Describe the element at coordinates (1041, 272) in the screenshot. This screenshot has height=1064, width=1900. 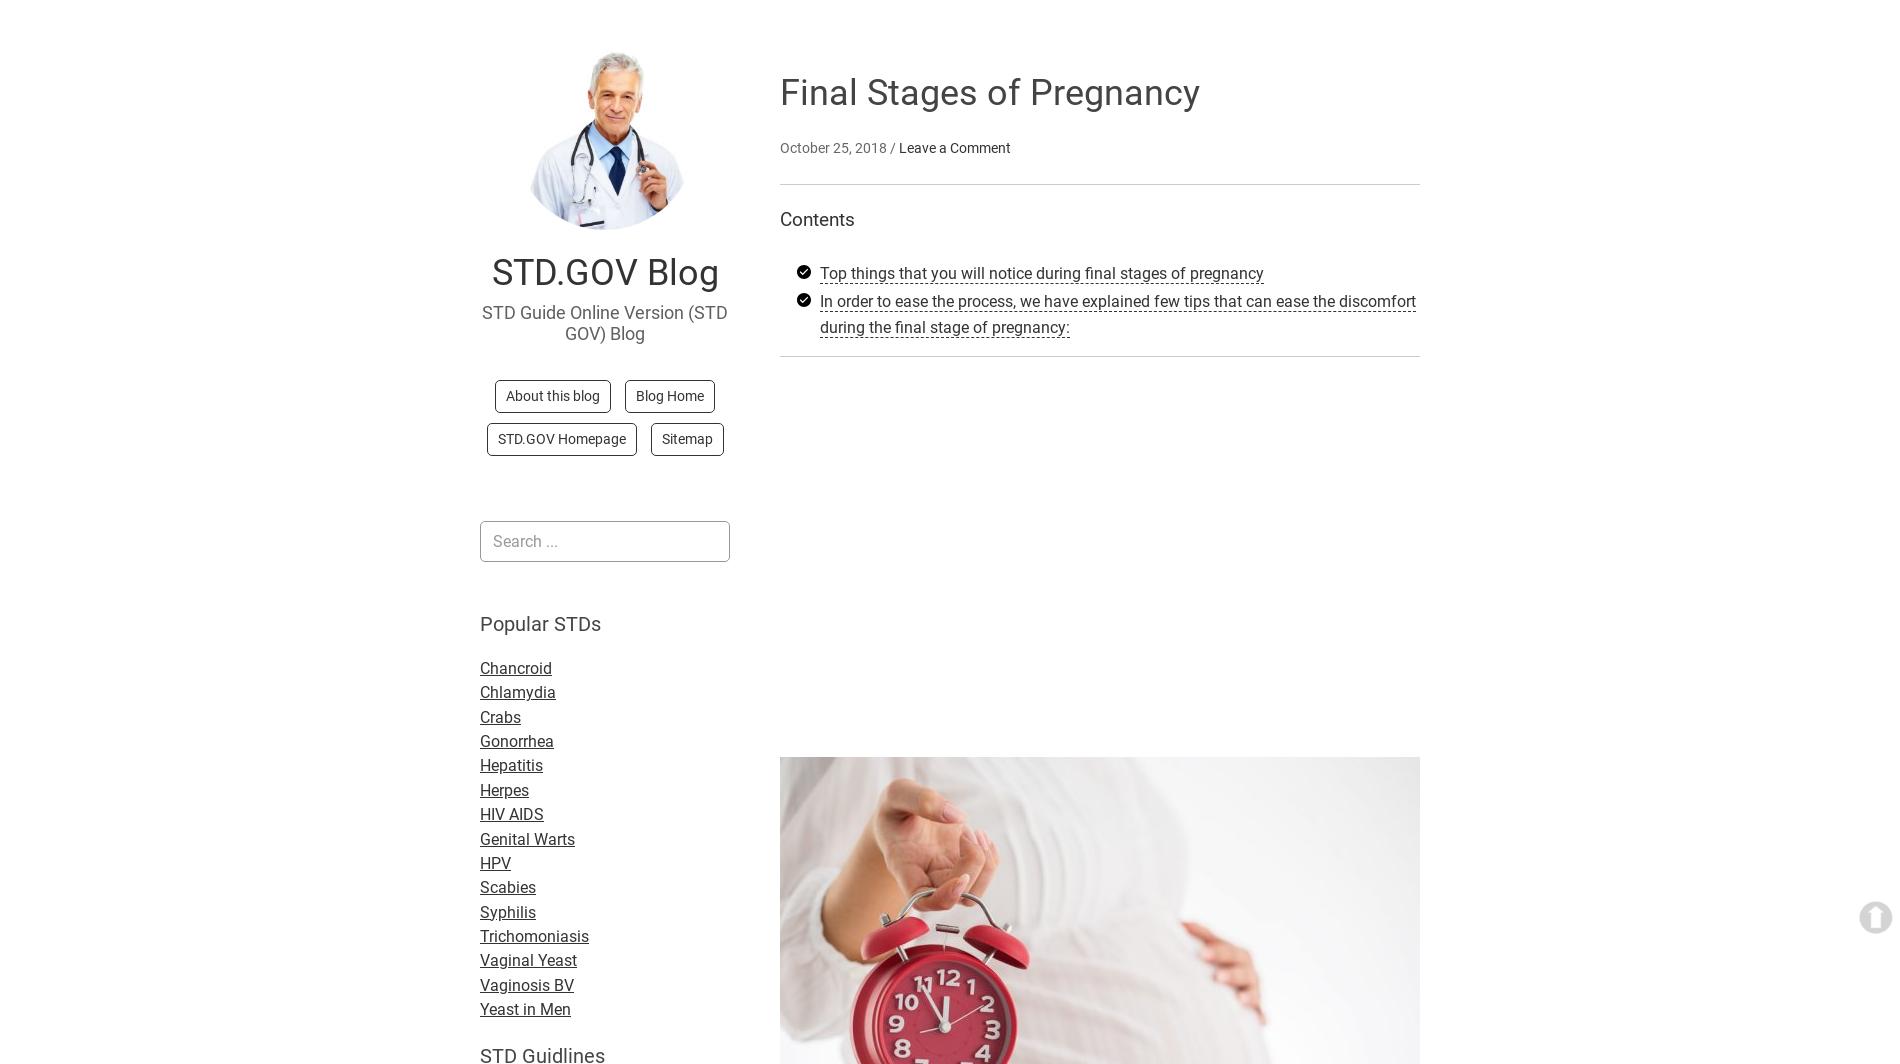
I see `'Top things that you will notice during final stages of pregnancy'` at that location.